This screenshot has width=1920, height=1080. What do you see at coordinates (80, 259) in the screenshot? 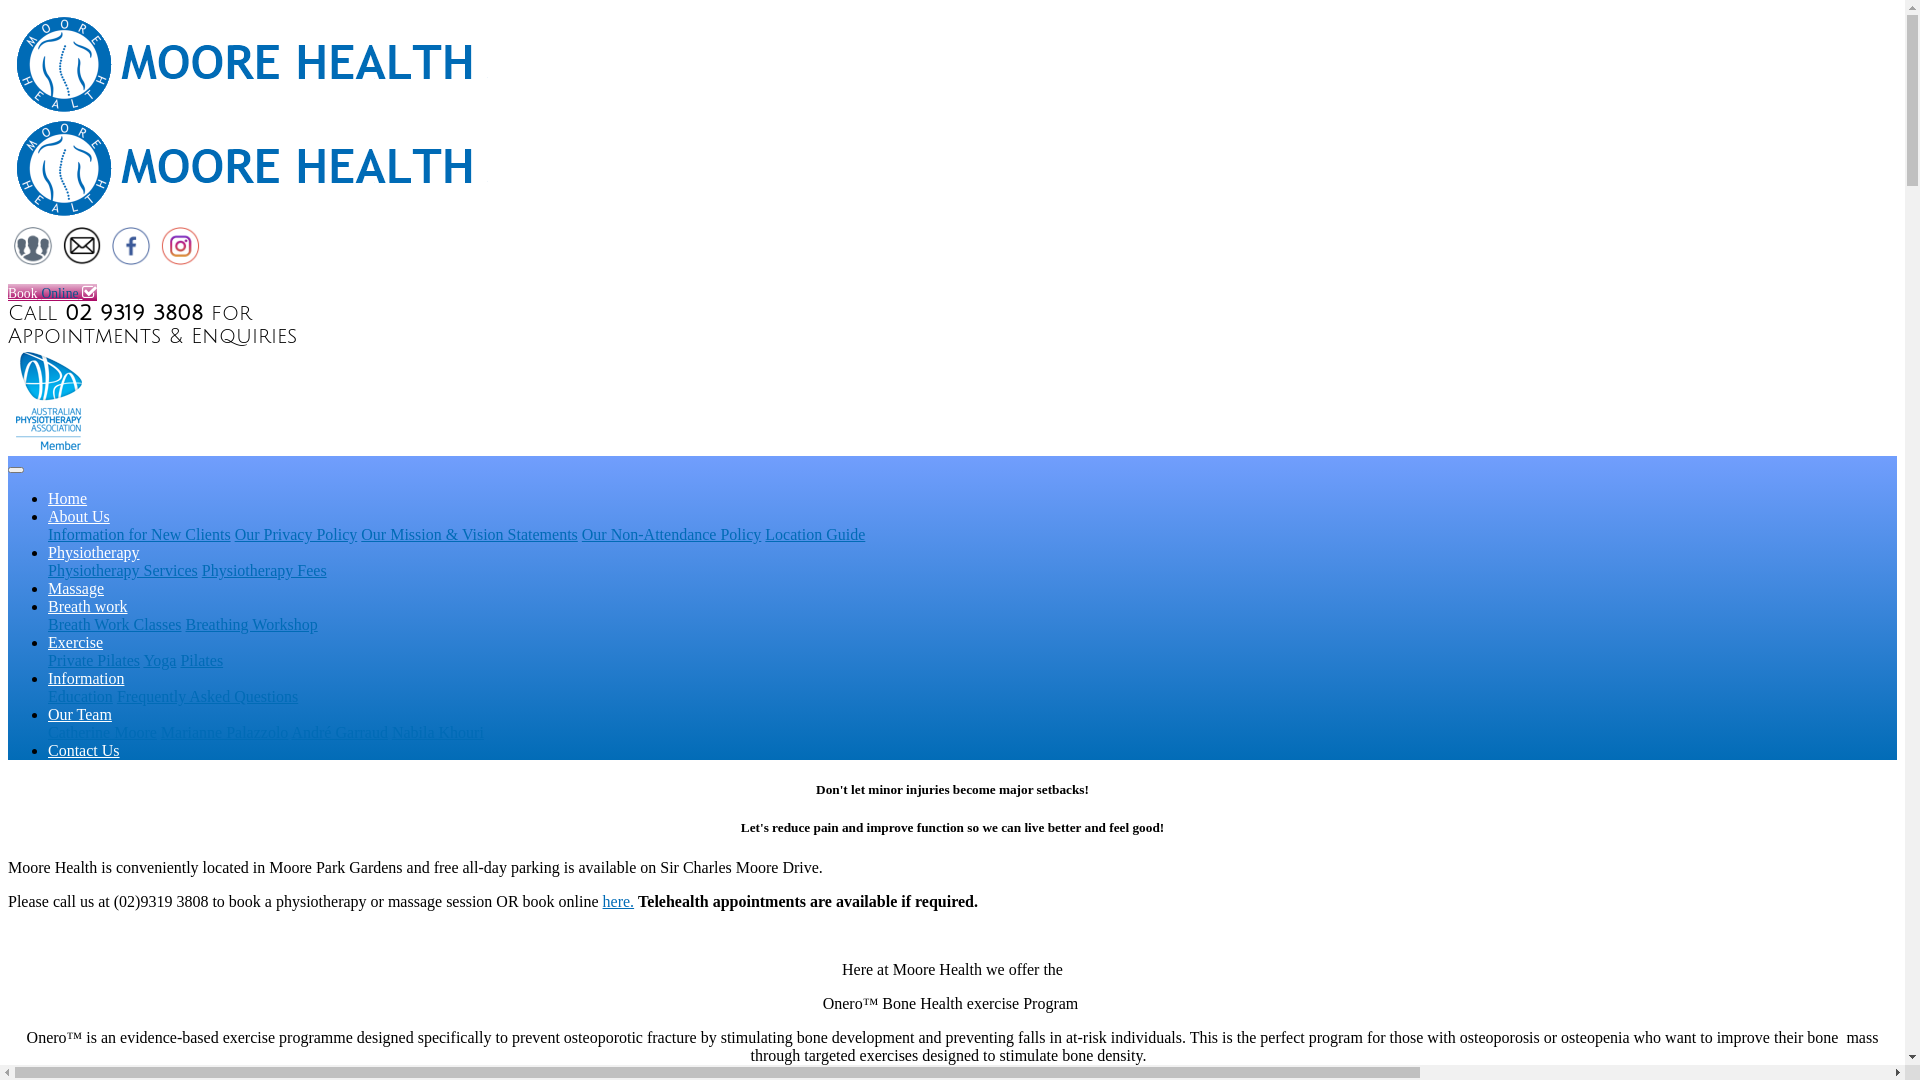
I see `'Contact Us'` at bounding box center [80, 259].